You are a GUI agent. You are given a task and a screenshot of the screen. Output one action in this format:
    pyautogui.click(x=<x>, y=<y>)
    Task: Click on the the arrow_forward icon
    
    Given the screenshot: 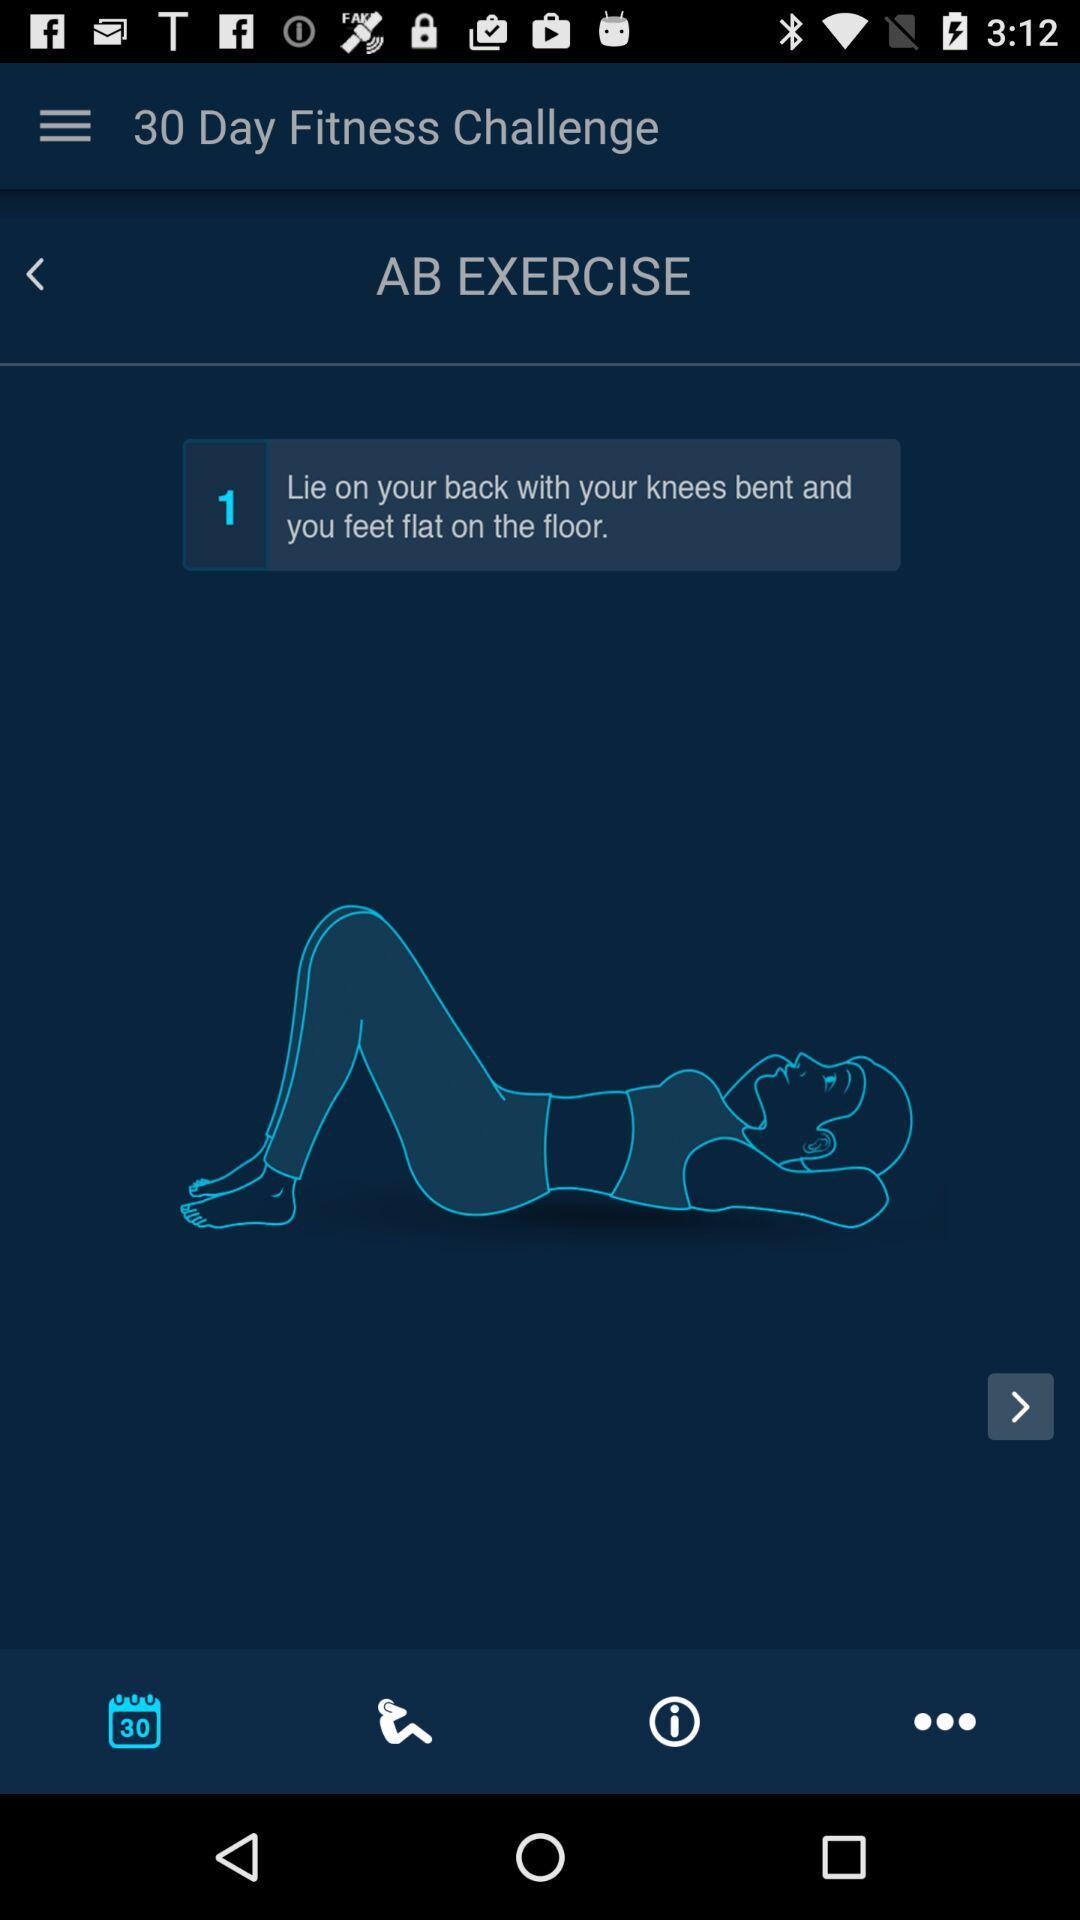 What is the action you would take?
    pyautogui.click(x=1027, y=1524)
    